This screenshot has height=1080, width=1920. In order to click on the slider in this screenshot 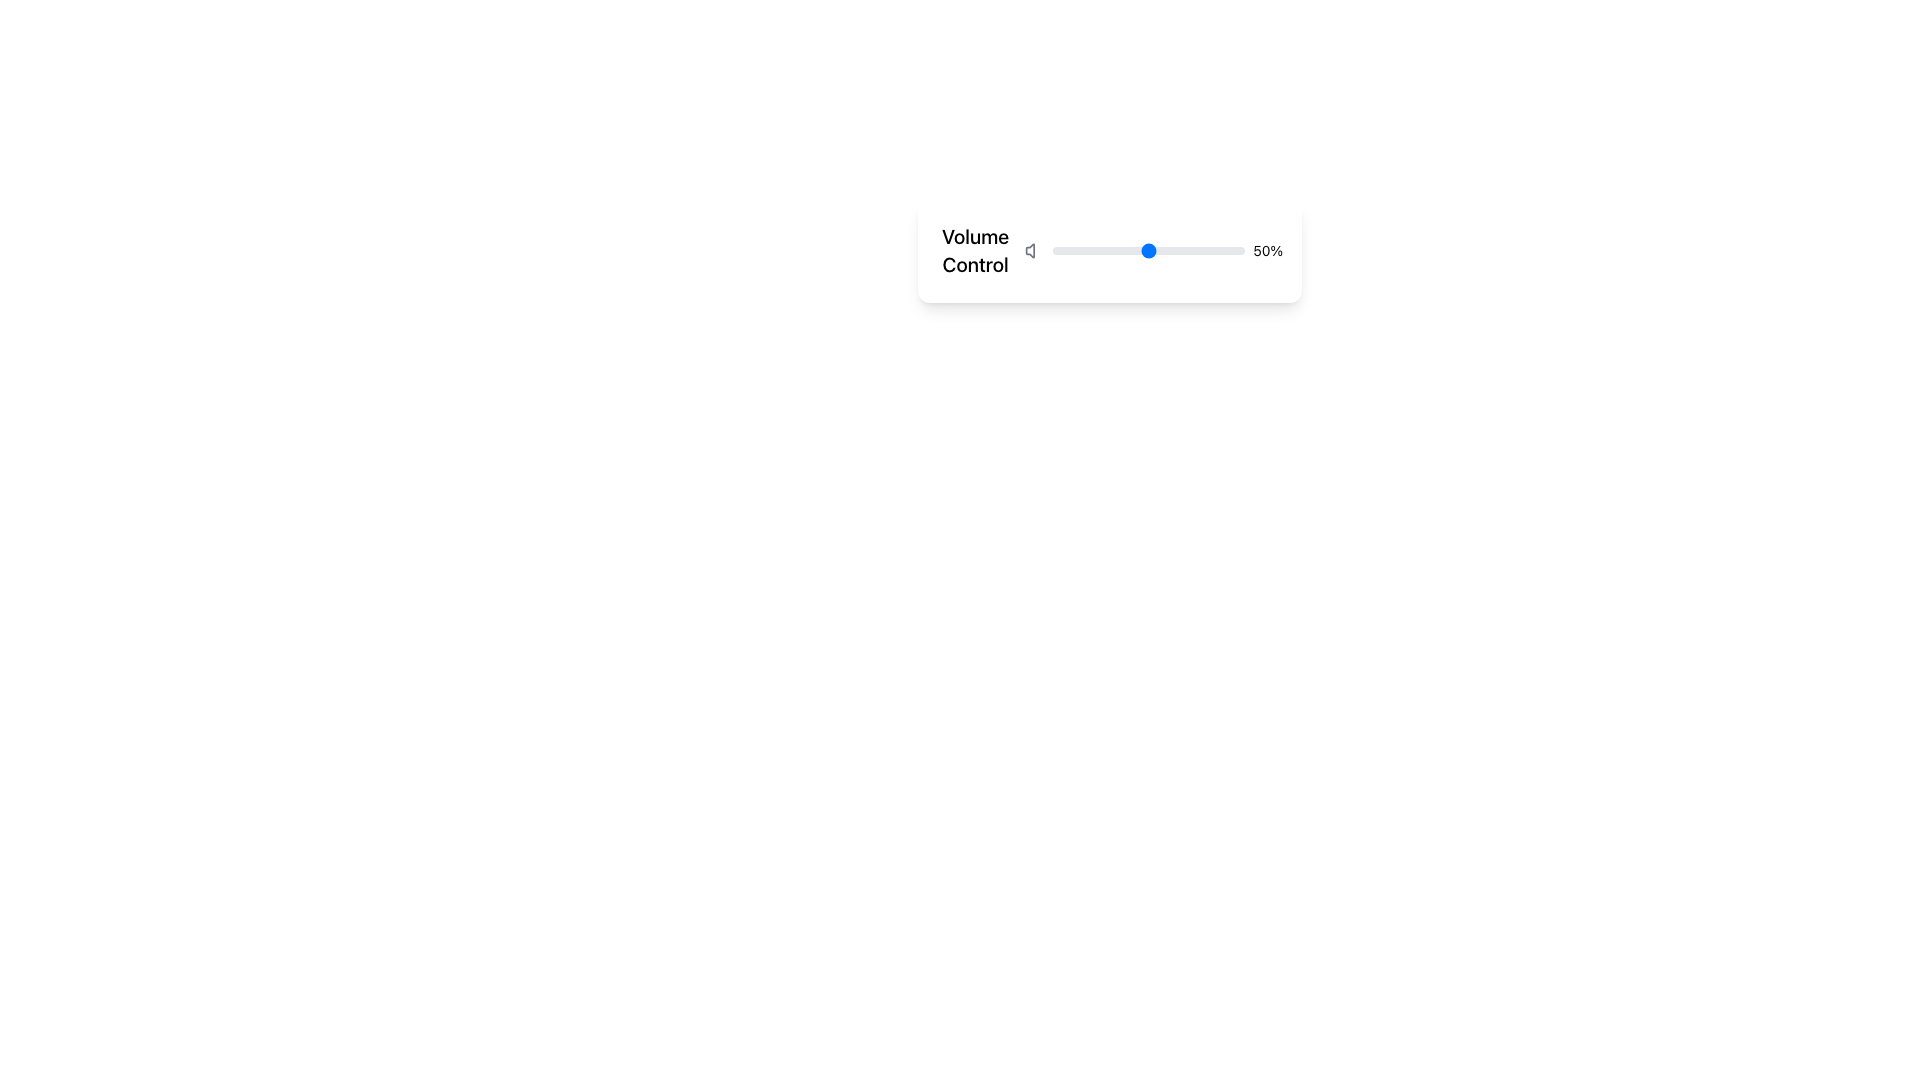, I will do `click(1141, 249)`.